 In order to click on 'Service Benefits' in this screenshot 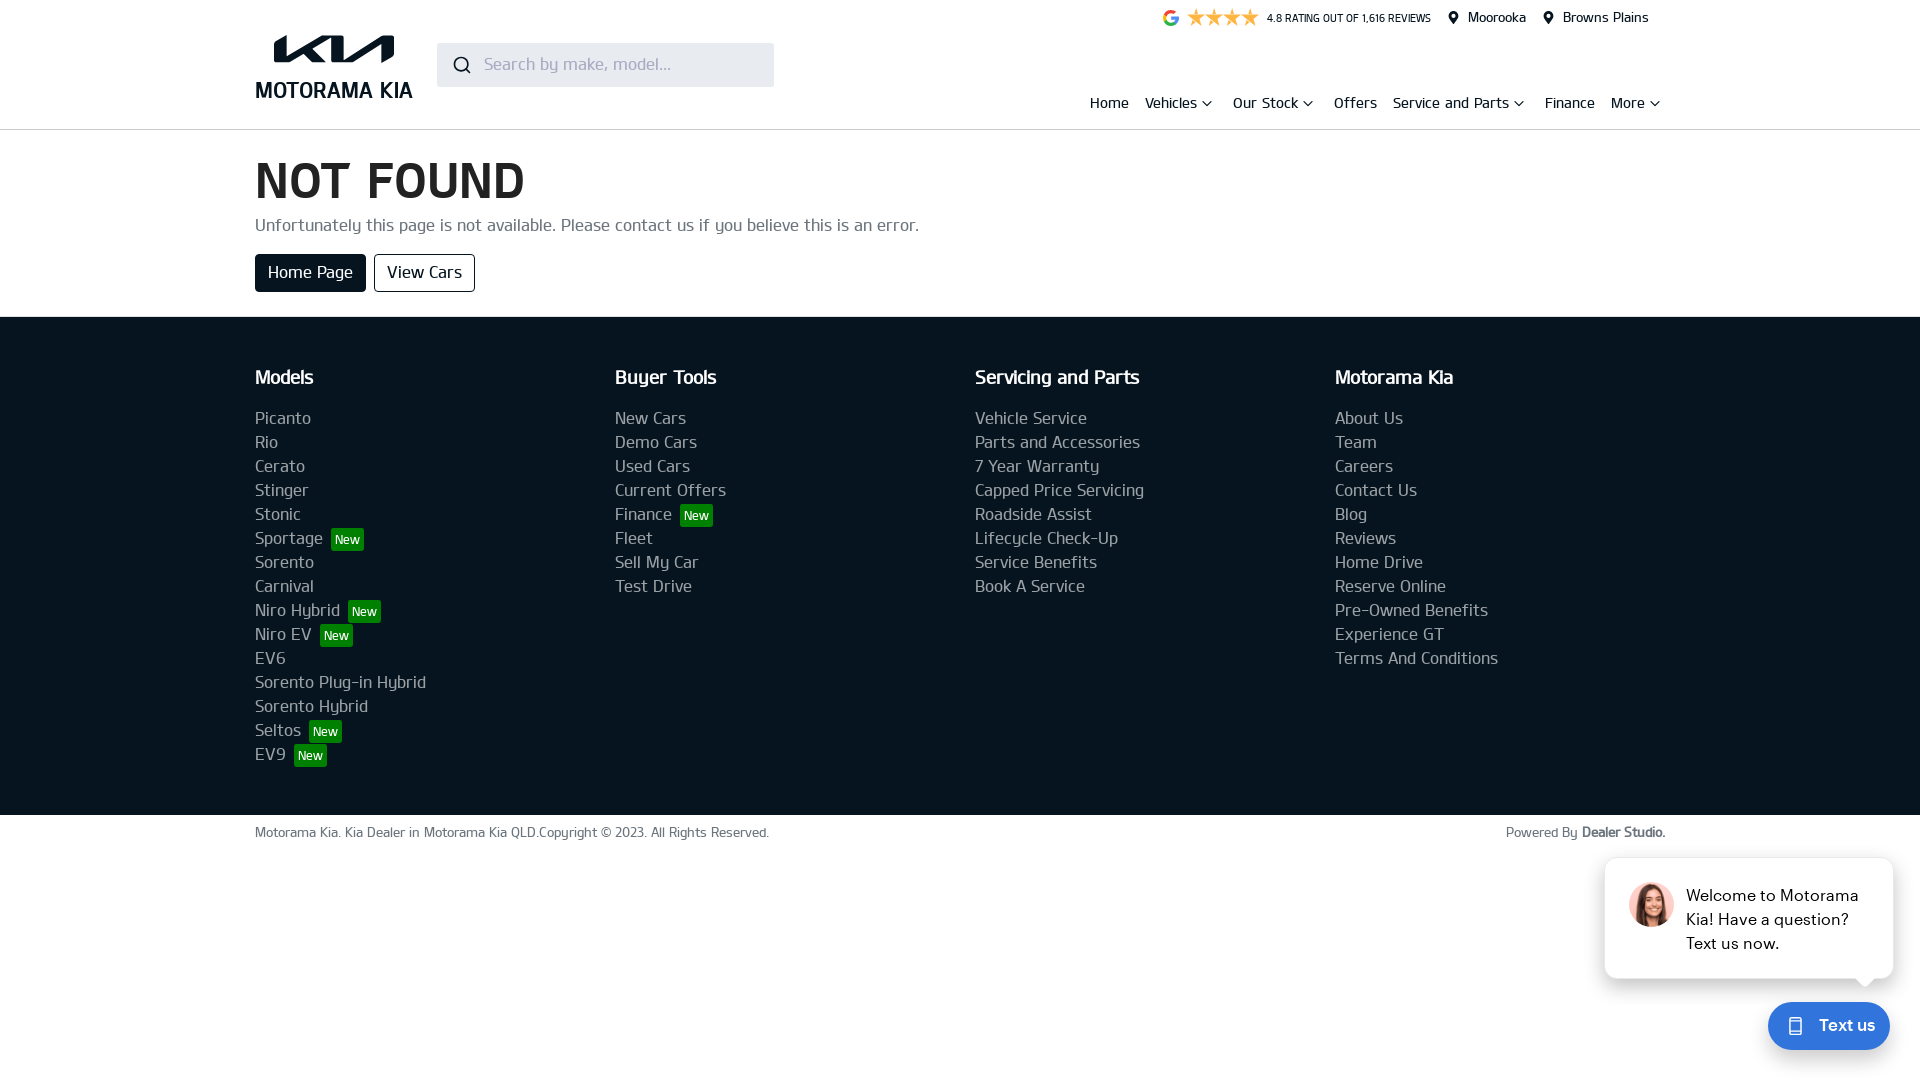, I will do `click(974, 562)`.